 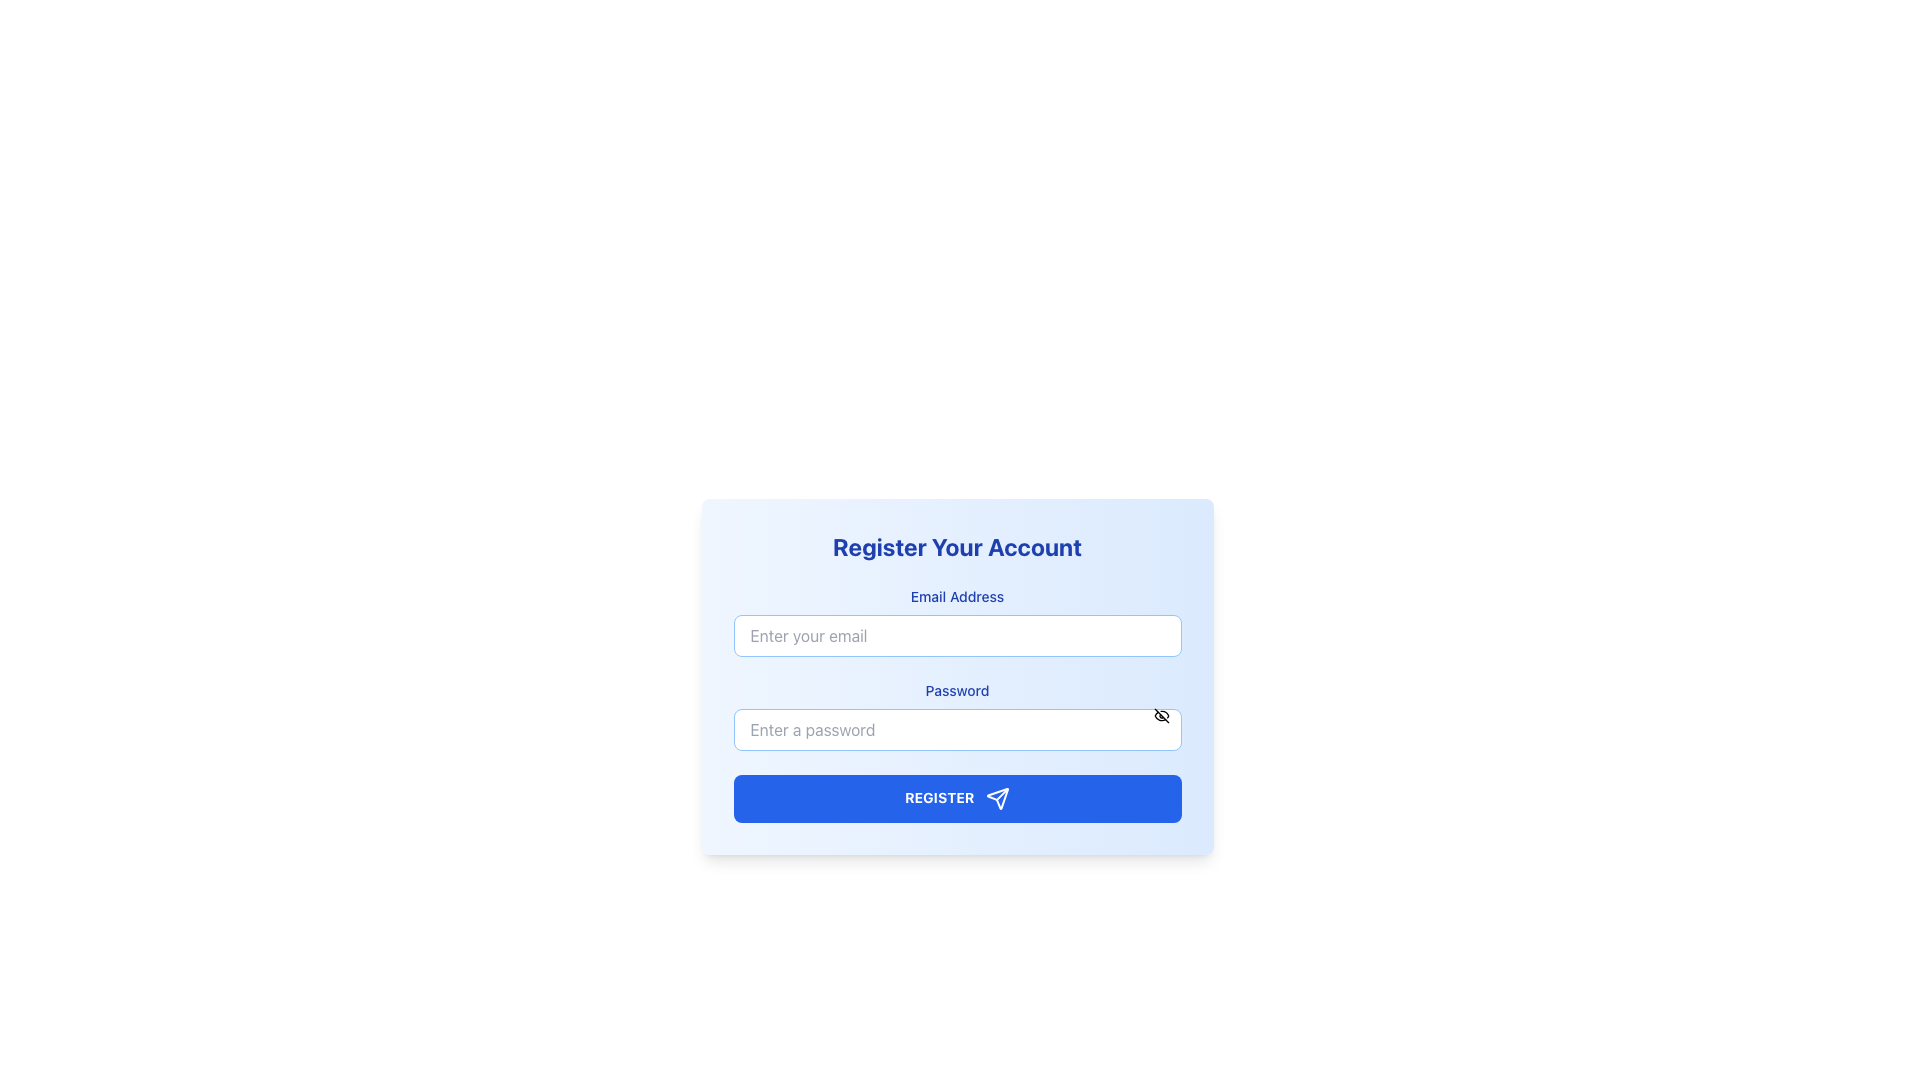 I want to click on text label that displays 'Email Address', which is styled with a small font size and medium weight, located above the email input field in the registration form, so click(x=956, y=596).